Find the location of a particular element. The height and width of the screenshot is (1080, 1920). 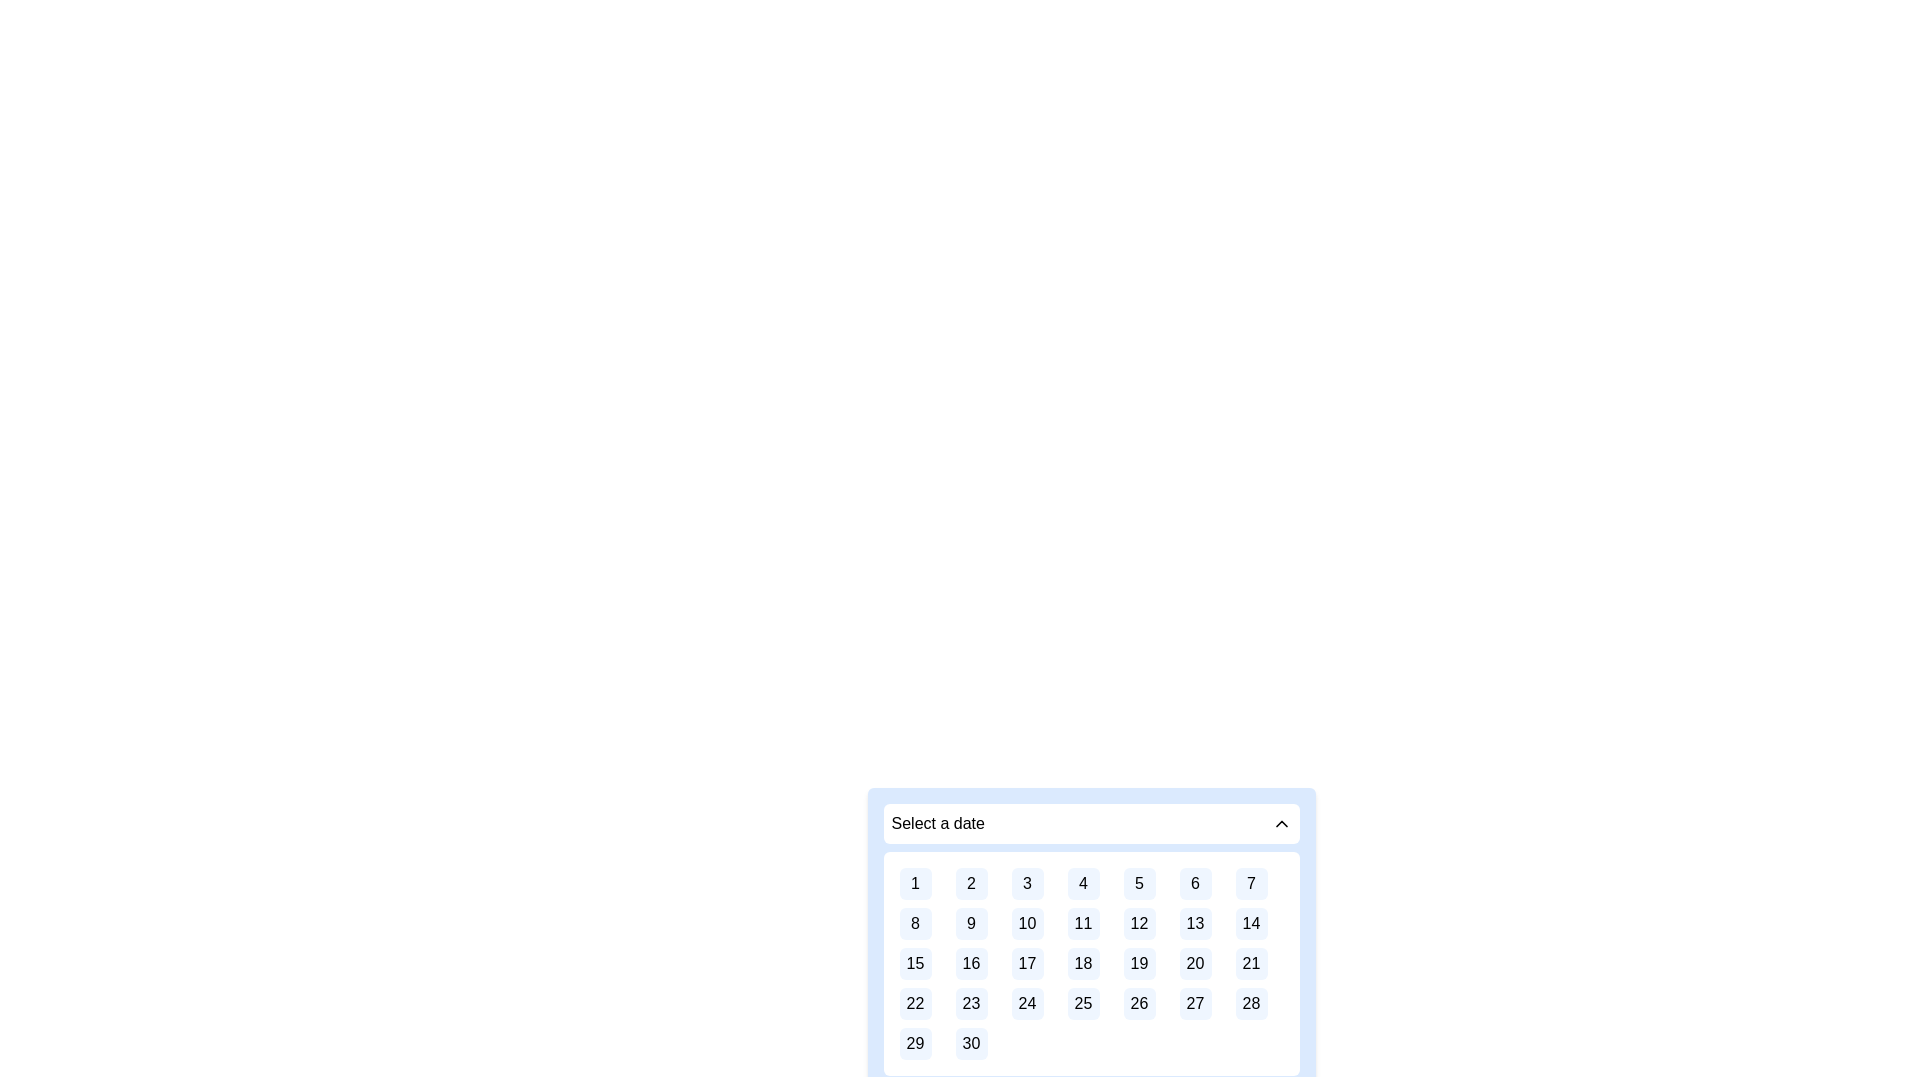

the rounded square button with a soft blue background containing the text '23' is located at coordinates (971, 1003).